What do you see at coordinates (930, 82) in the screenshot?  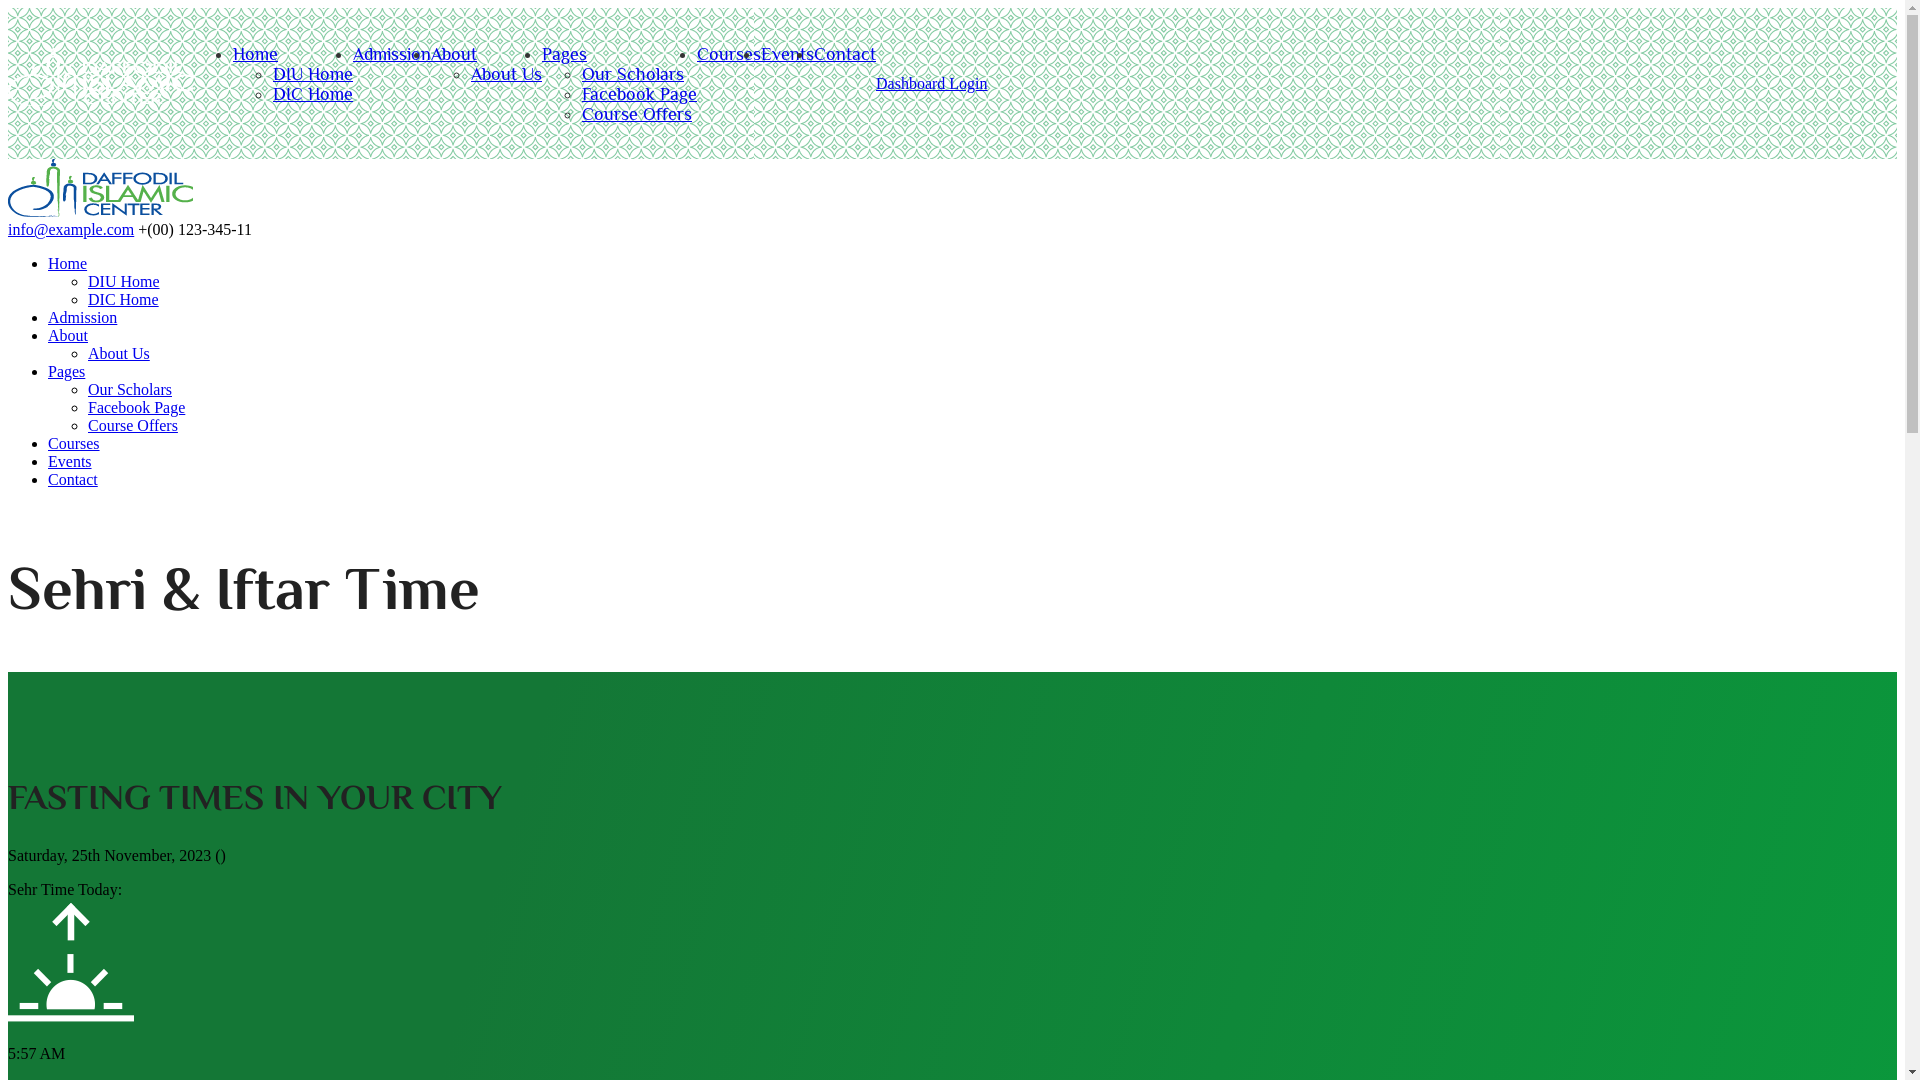 I see `'Dashboard Login'` at bounding box center [930, 82].